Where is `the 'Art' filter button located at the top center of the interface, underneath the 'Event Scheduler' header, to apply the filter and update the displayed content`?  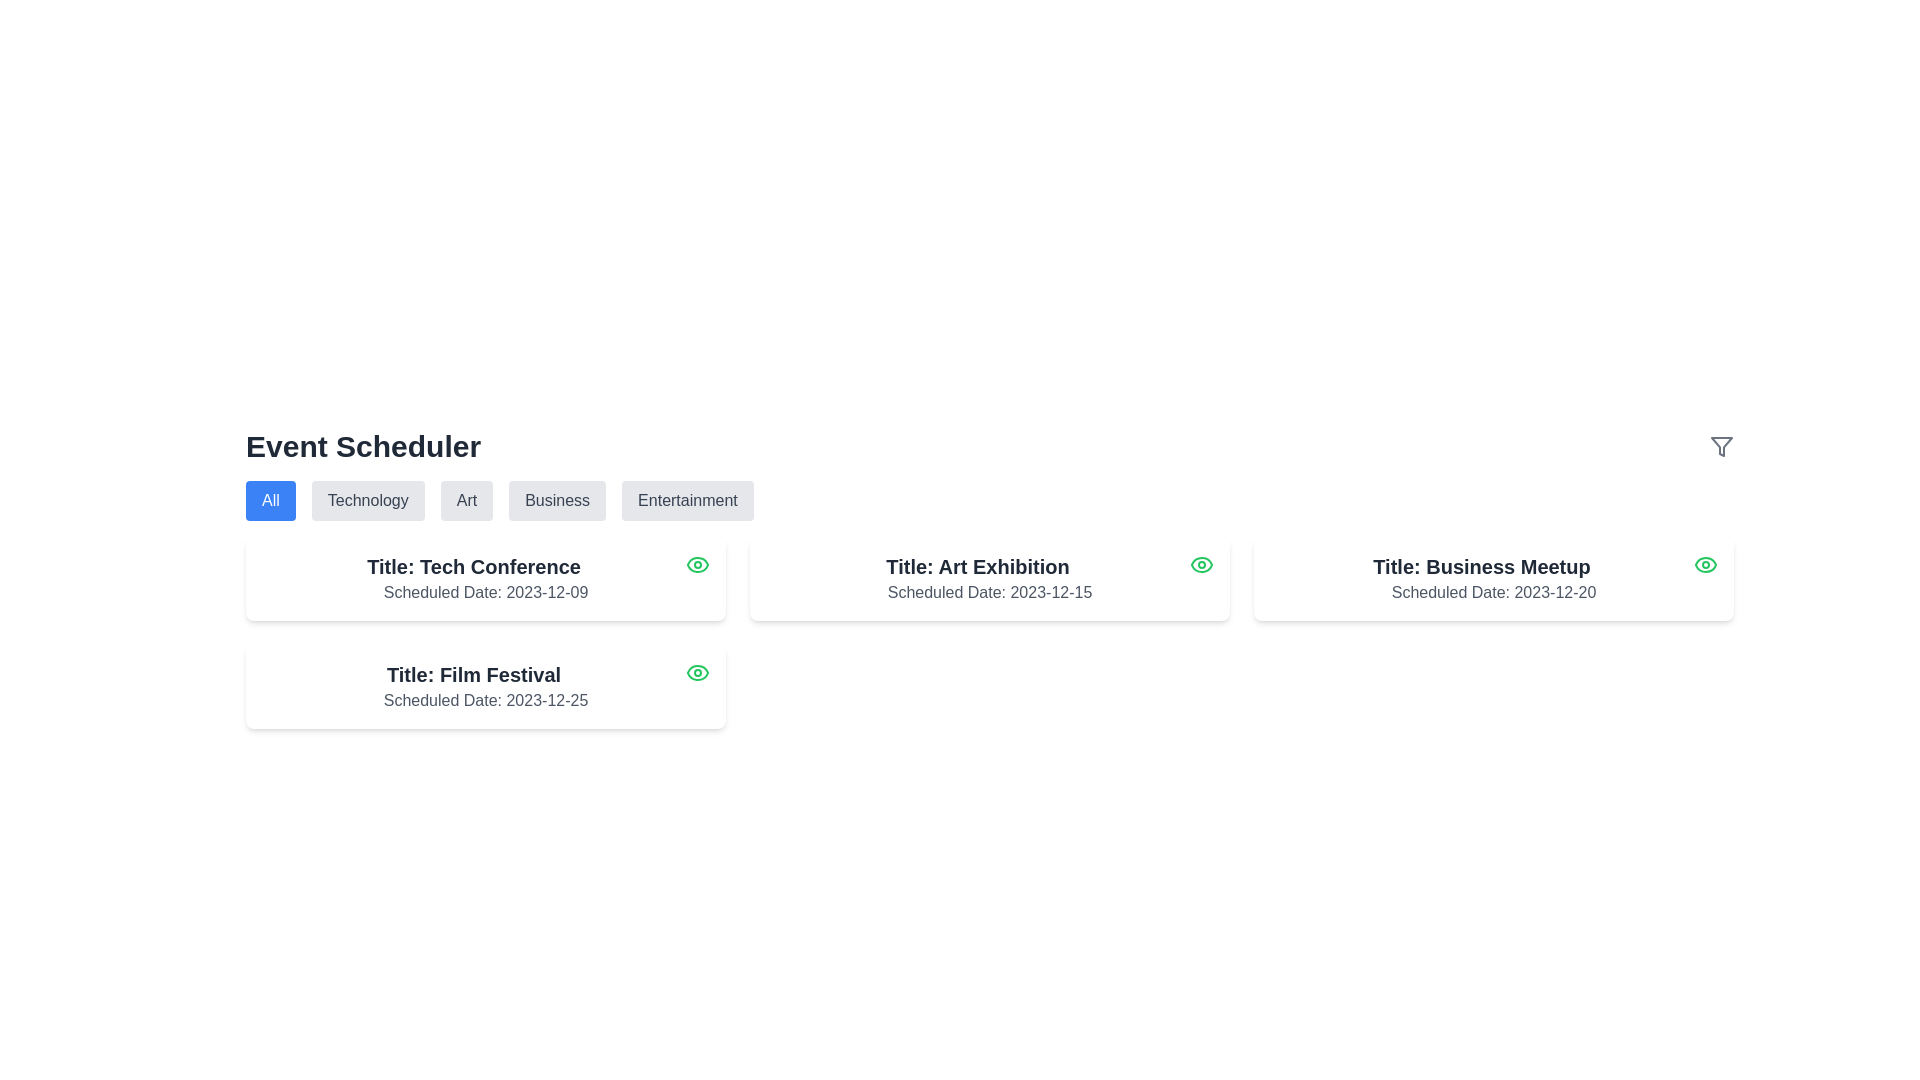 the 'Art' filter button located at the top center of the interface, underneath the 'Event Scheduler' header, to apply the filter and update the displayed content is located at coordinates (465, 500).